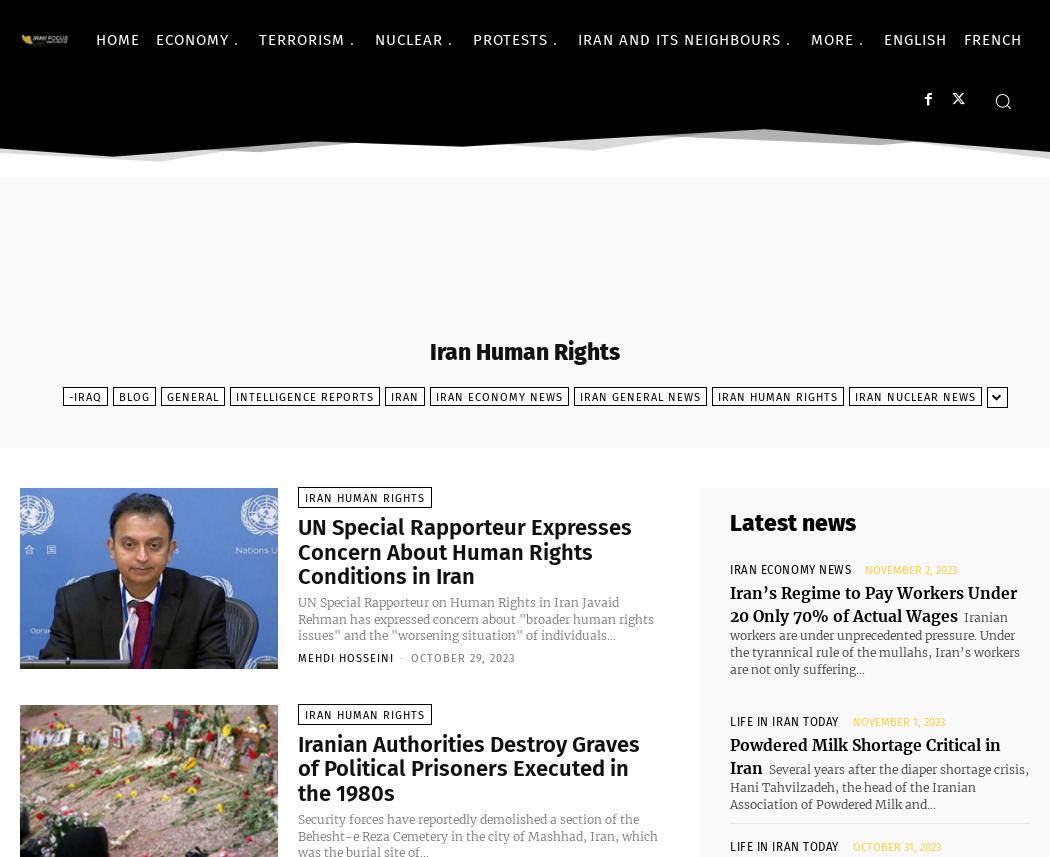 The height and width of the screenshot is (857, 1050). What do you see at coordinates (639, 396) in the screenshot?
I see `'Iran General News'` at bounding box center [639, 396].